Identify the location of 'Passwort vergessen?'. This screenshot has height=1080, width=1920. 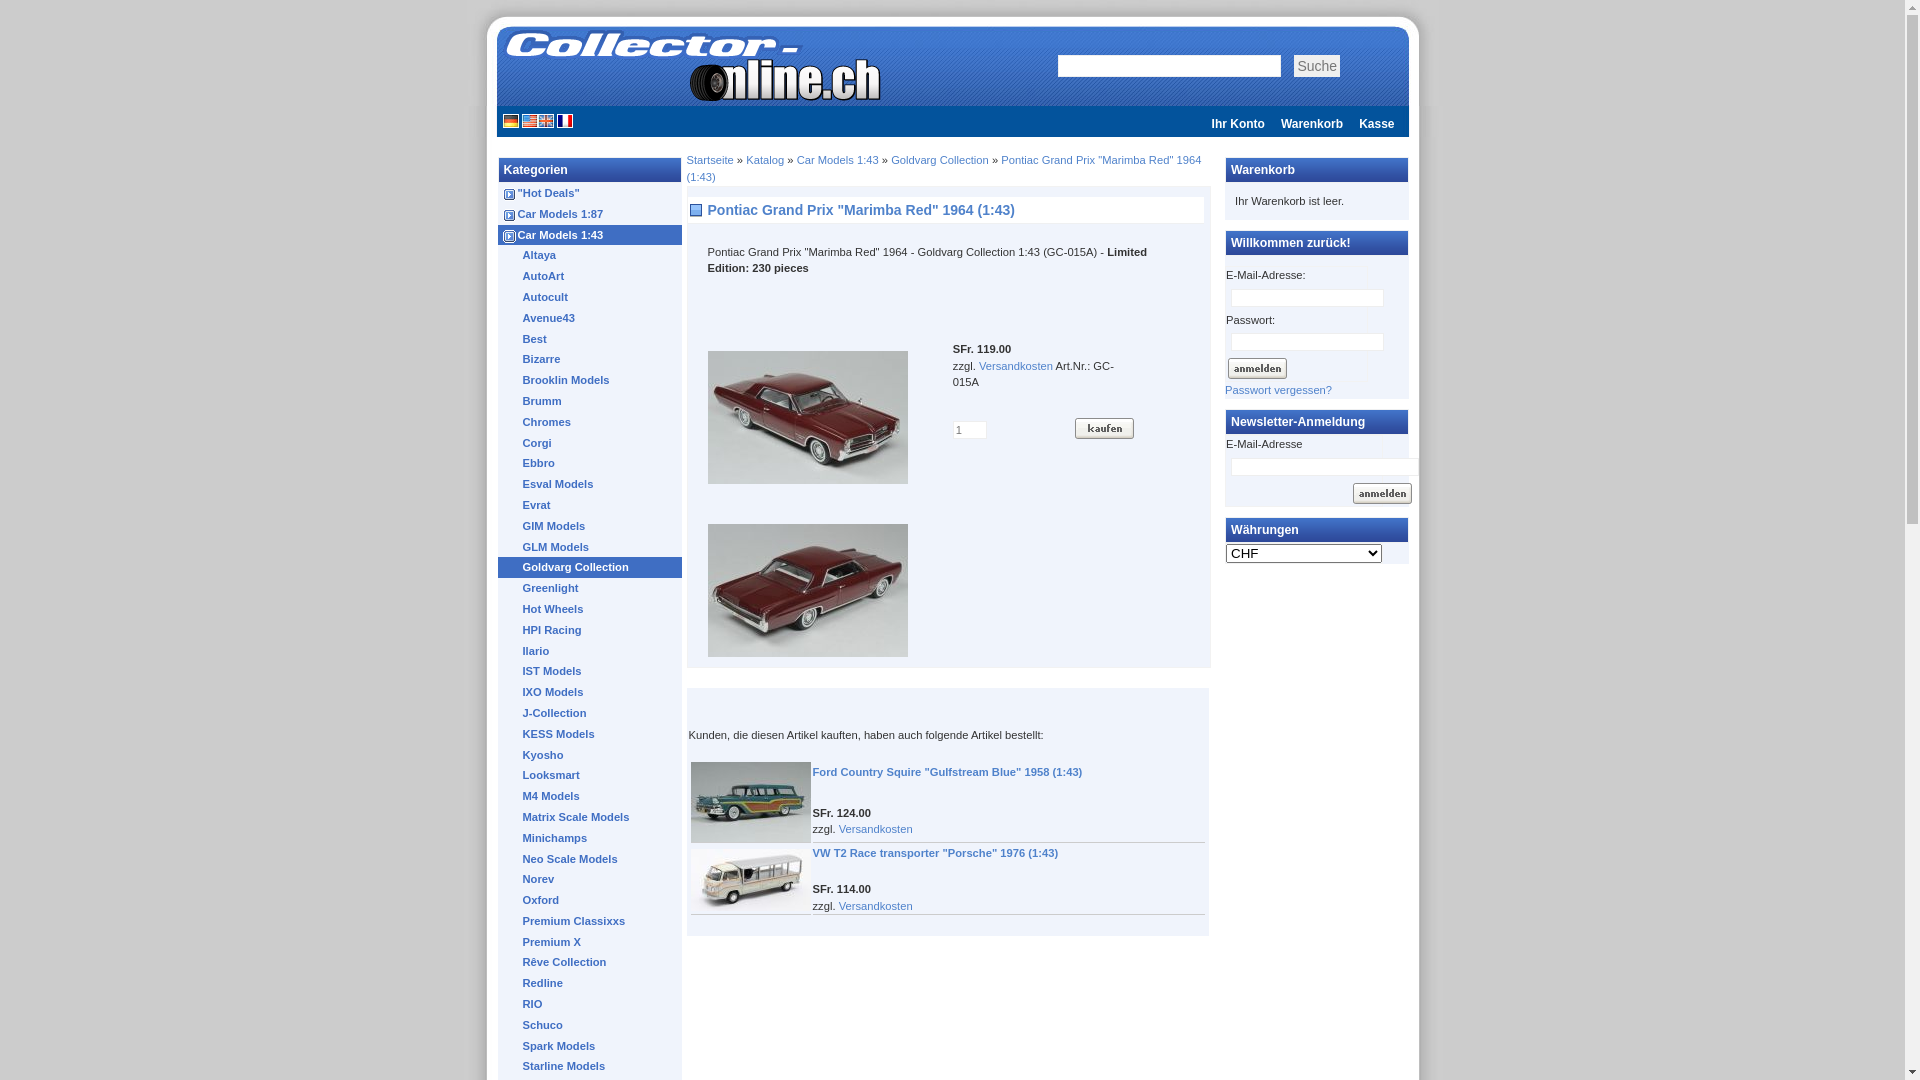
(1277, 389).